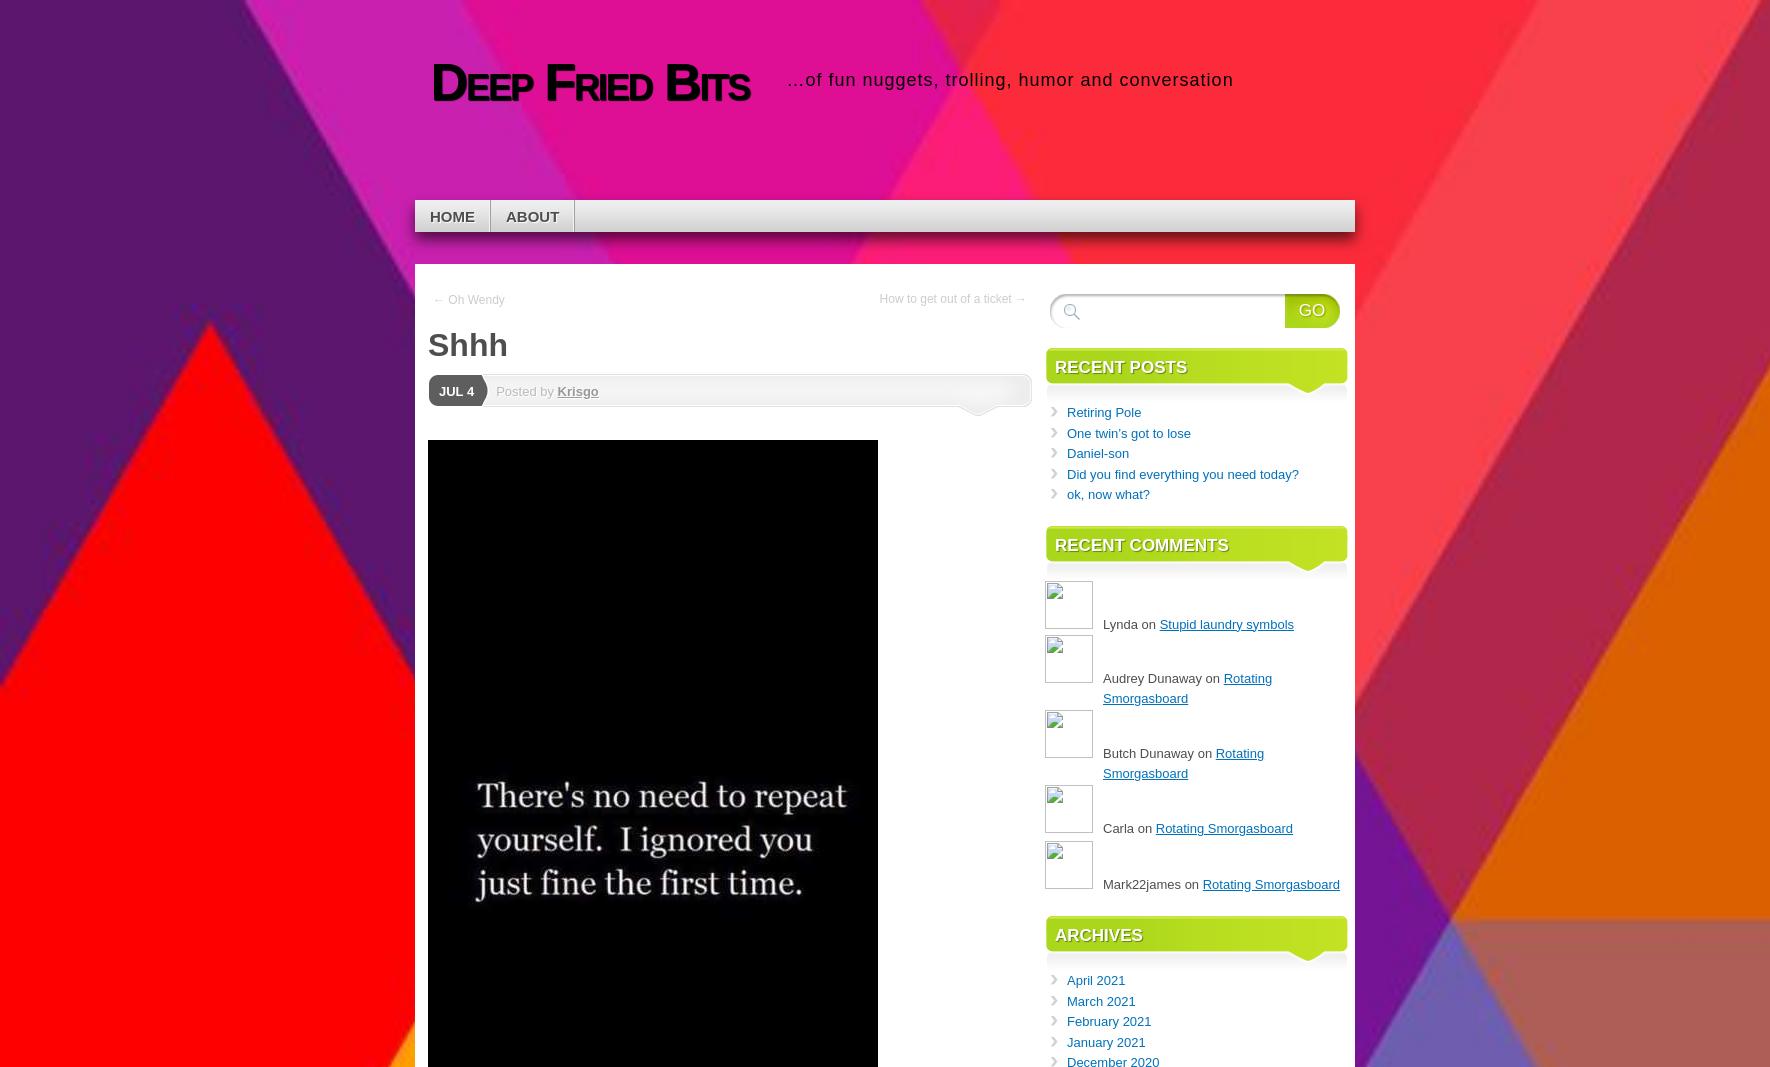 The height and width of the screenshot is (1067, 1770). Describe the element at coordinates (1103, 411) in the screenshot. I see `'Retiring Pole'` at that location.